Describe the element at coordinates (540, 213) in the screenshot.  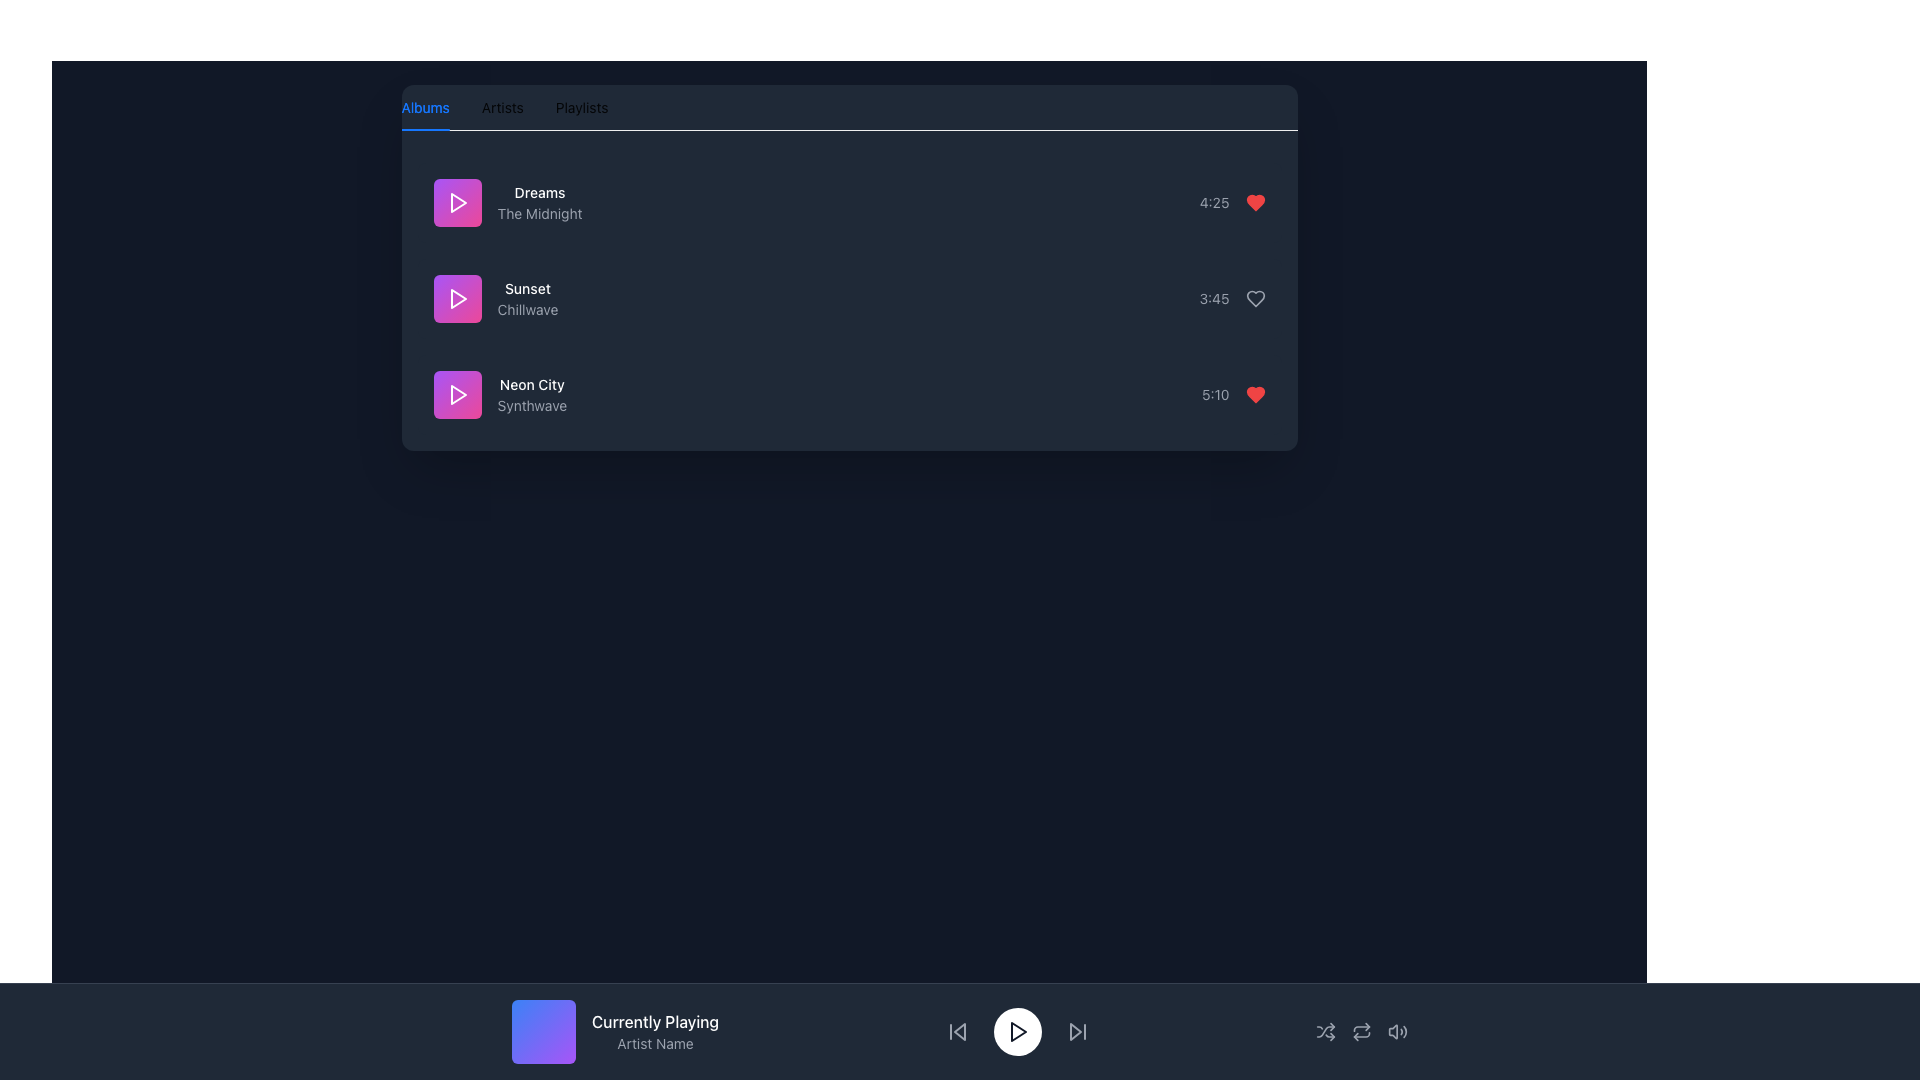
I see `the text label displaying 'The Midnight' in light gray color, located directly under the 'Dreams' text in the first row of the list under the 'Albums' tab` at that location.